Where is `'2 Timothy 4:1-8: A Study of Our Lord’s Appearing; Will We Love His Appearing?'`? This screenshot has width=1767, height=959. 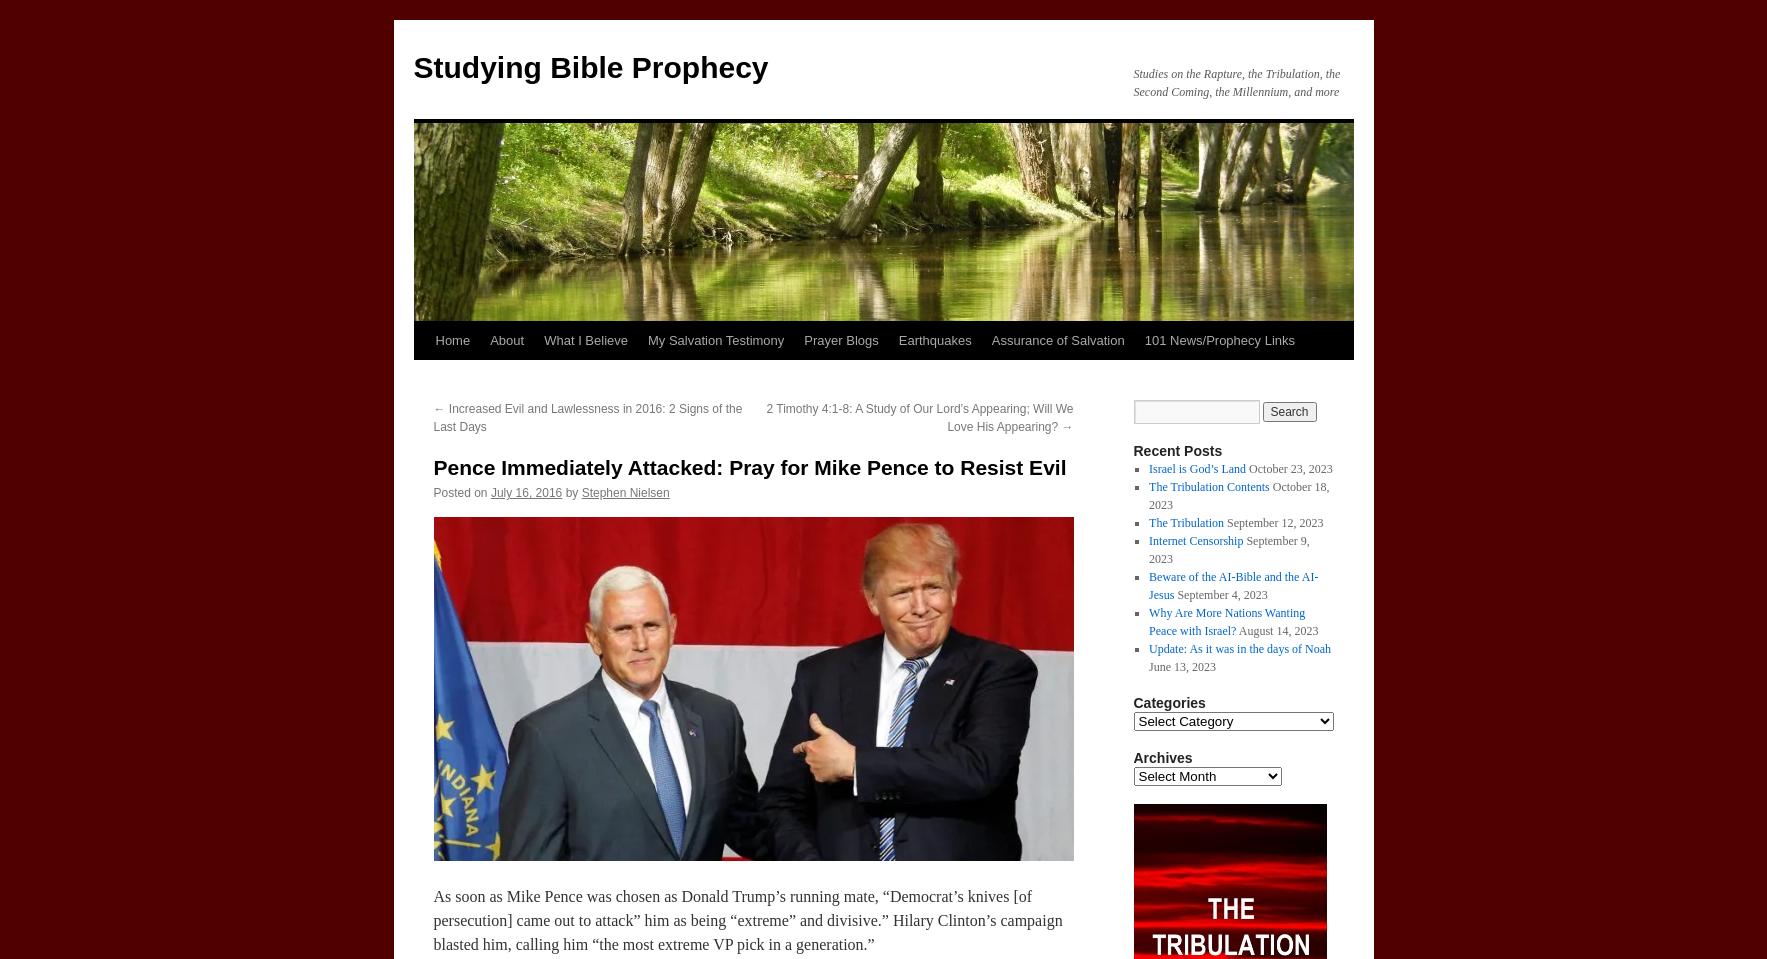 '2 Timothy 4:1-8: A Study of Our Lord’s Appearing; Will We Love His Appearing?' is located at coordinates (919, 417).